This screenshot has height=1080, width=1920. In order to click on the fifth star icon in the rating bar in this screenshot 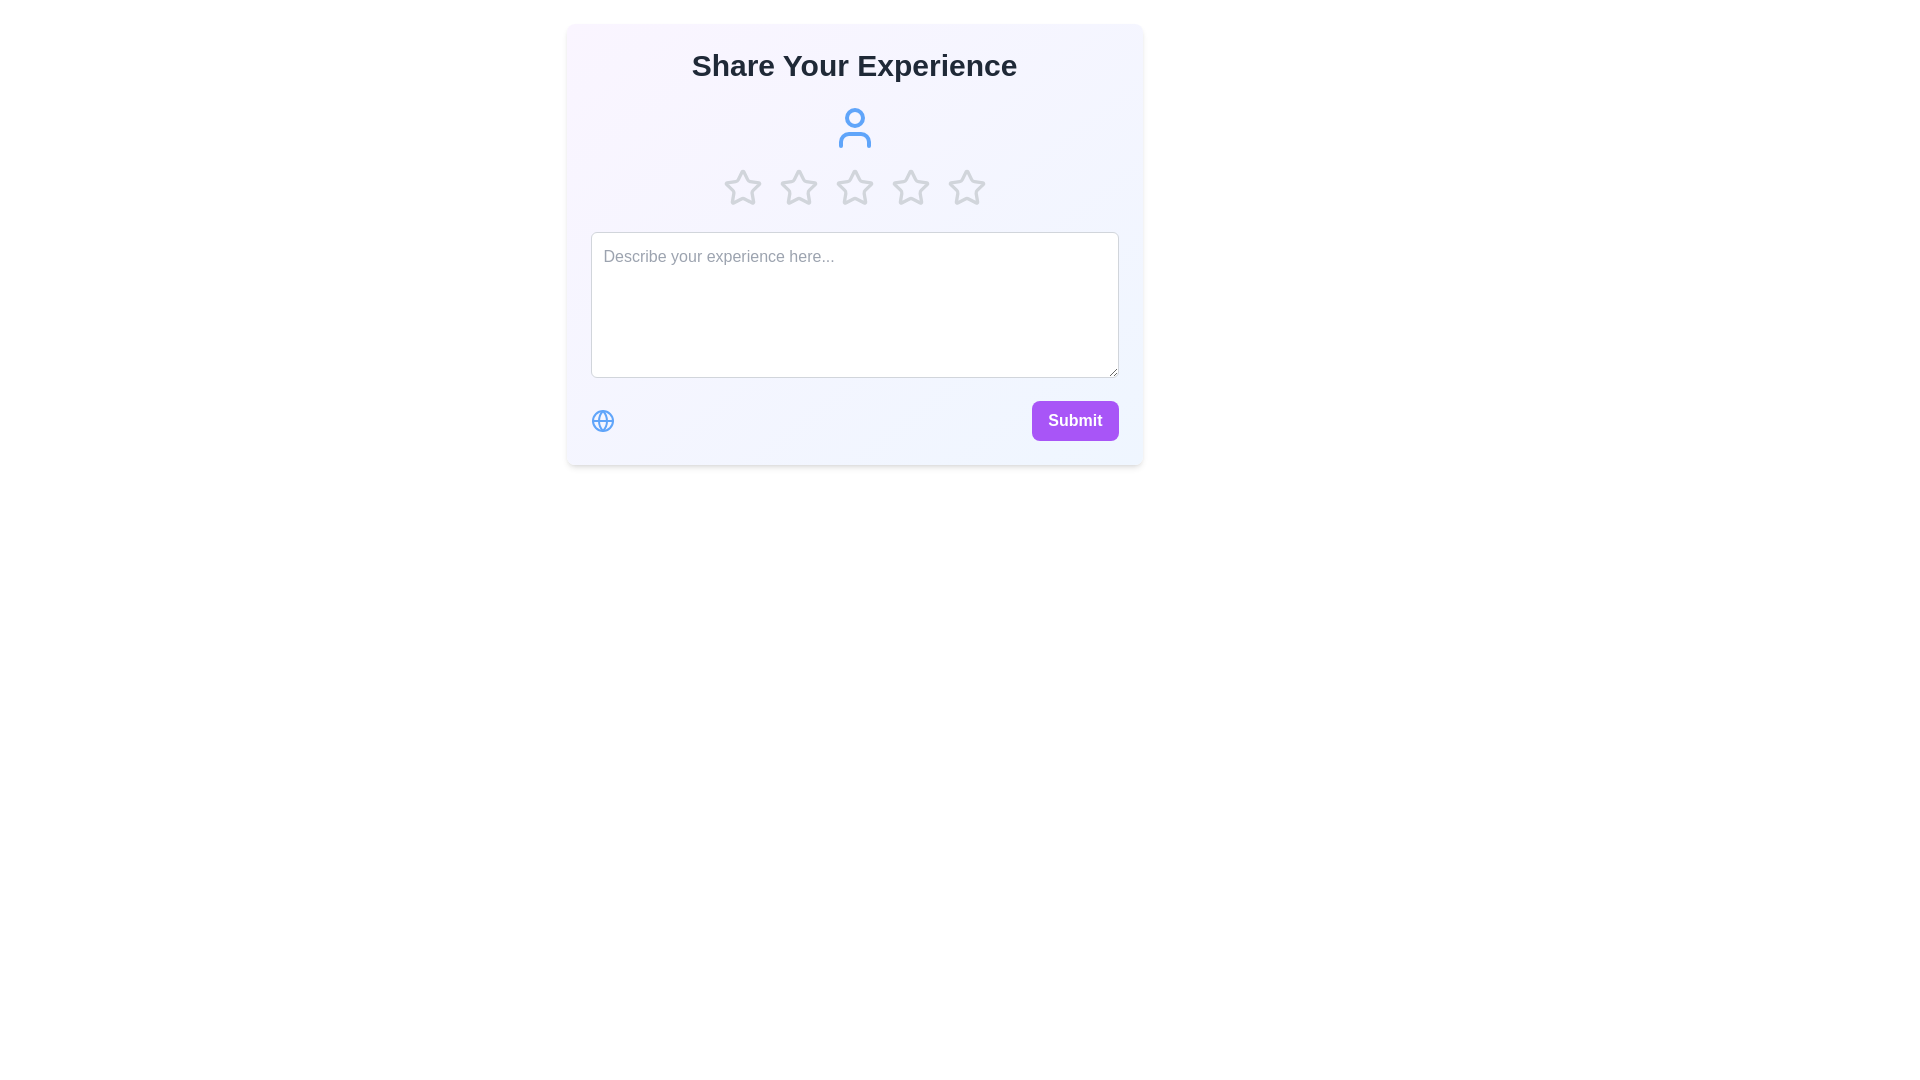, I will do `click(966, 188)`.